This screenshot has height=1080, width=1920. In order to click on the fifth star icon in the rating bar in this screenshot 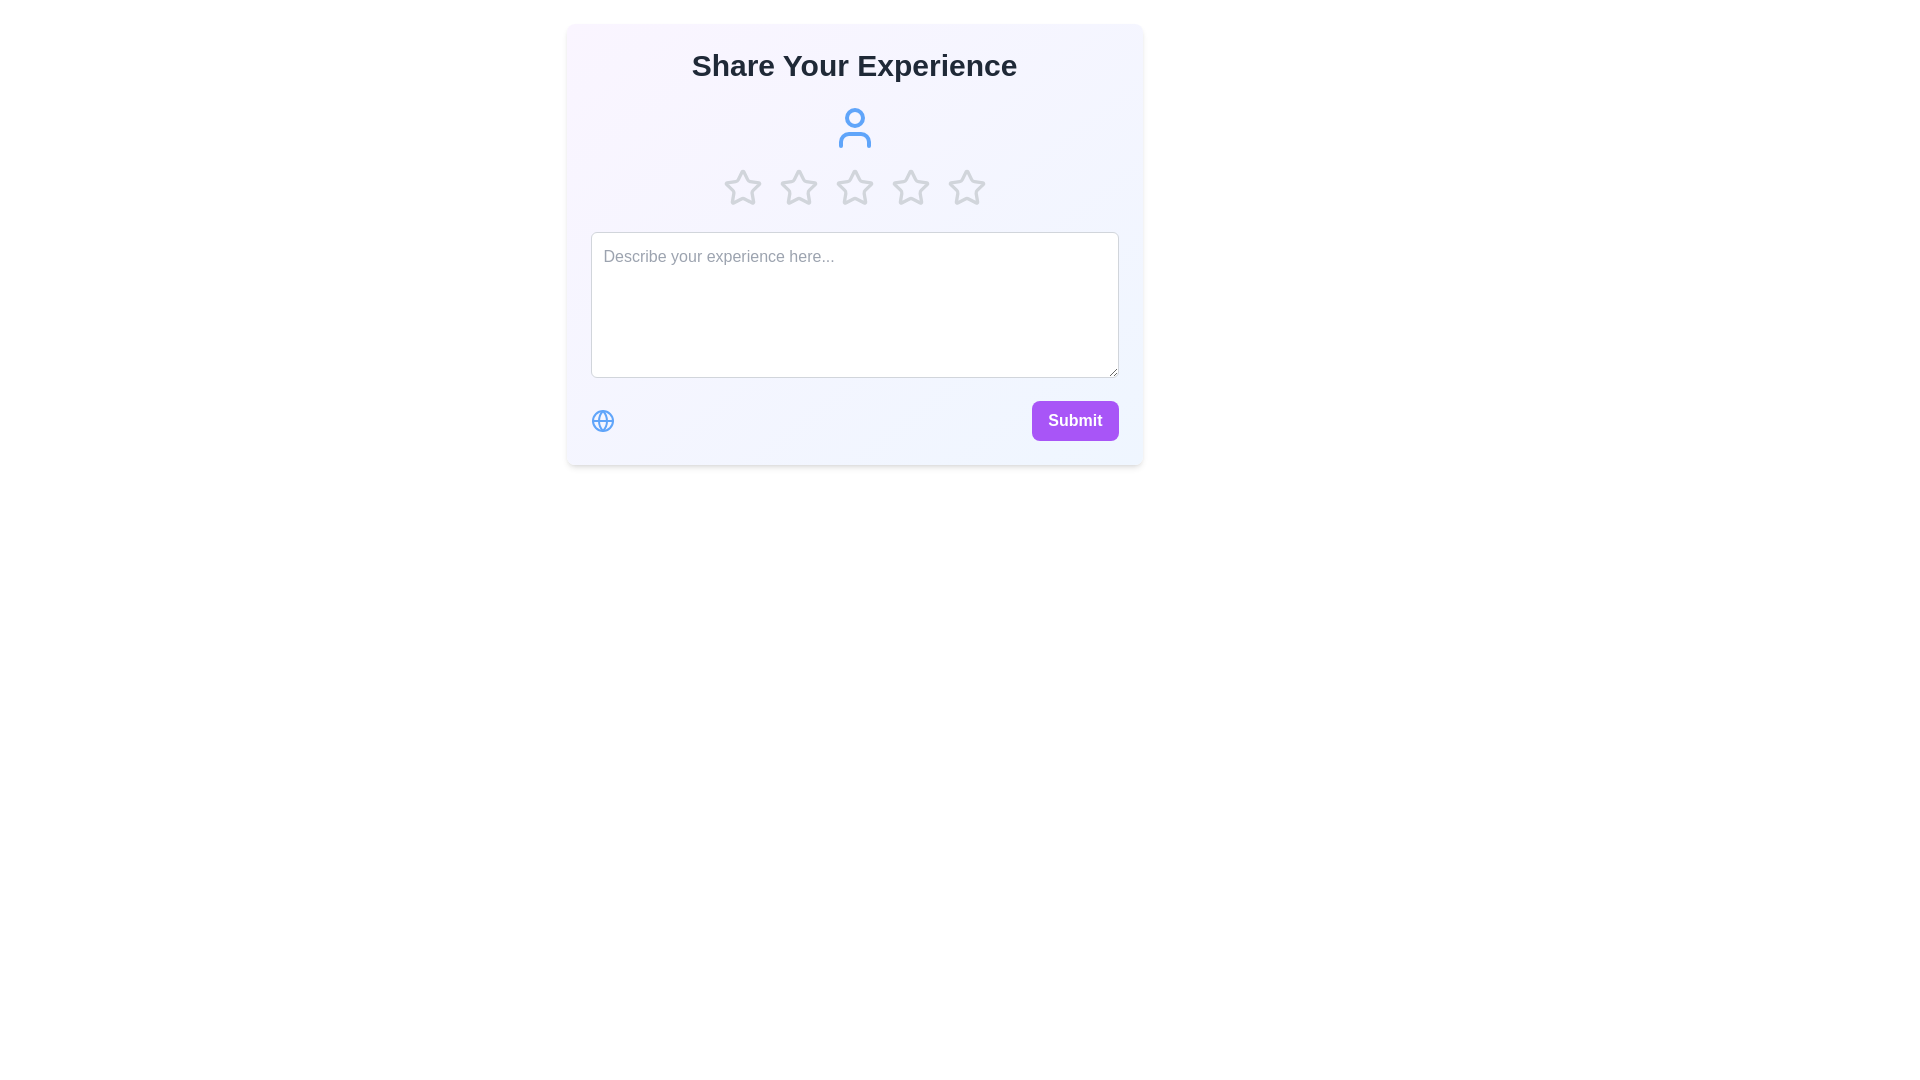, I will do `click(966, 188)`.